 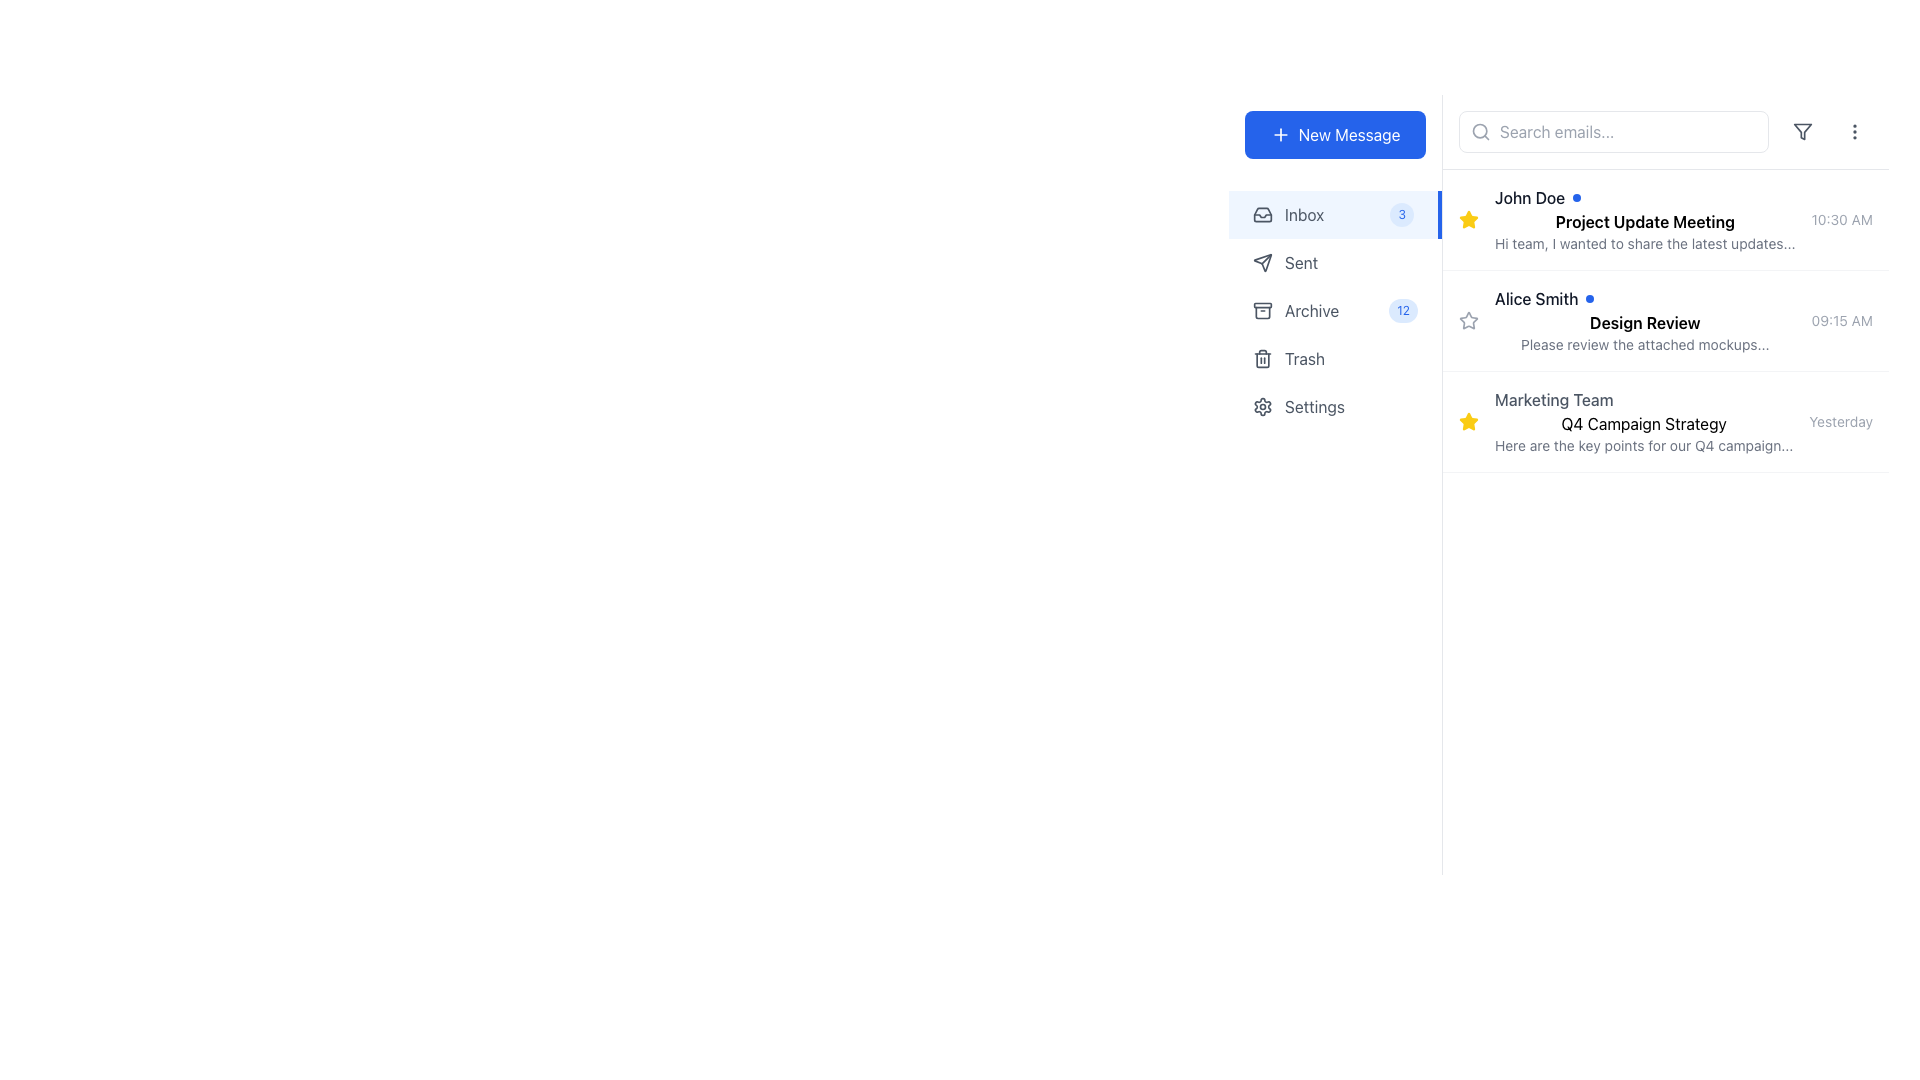 What do you see at coordinates (1665, 320) in the screenshot?
I see `the second email list item displaying a summary of the email` at bounding box center [1665, 320].